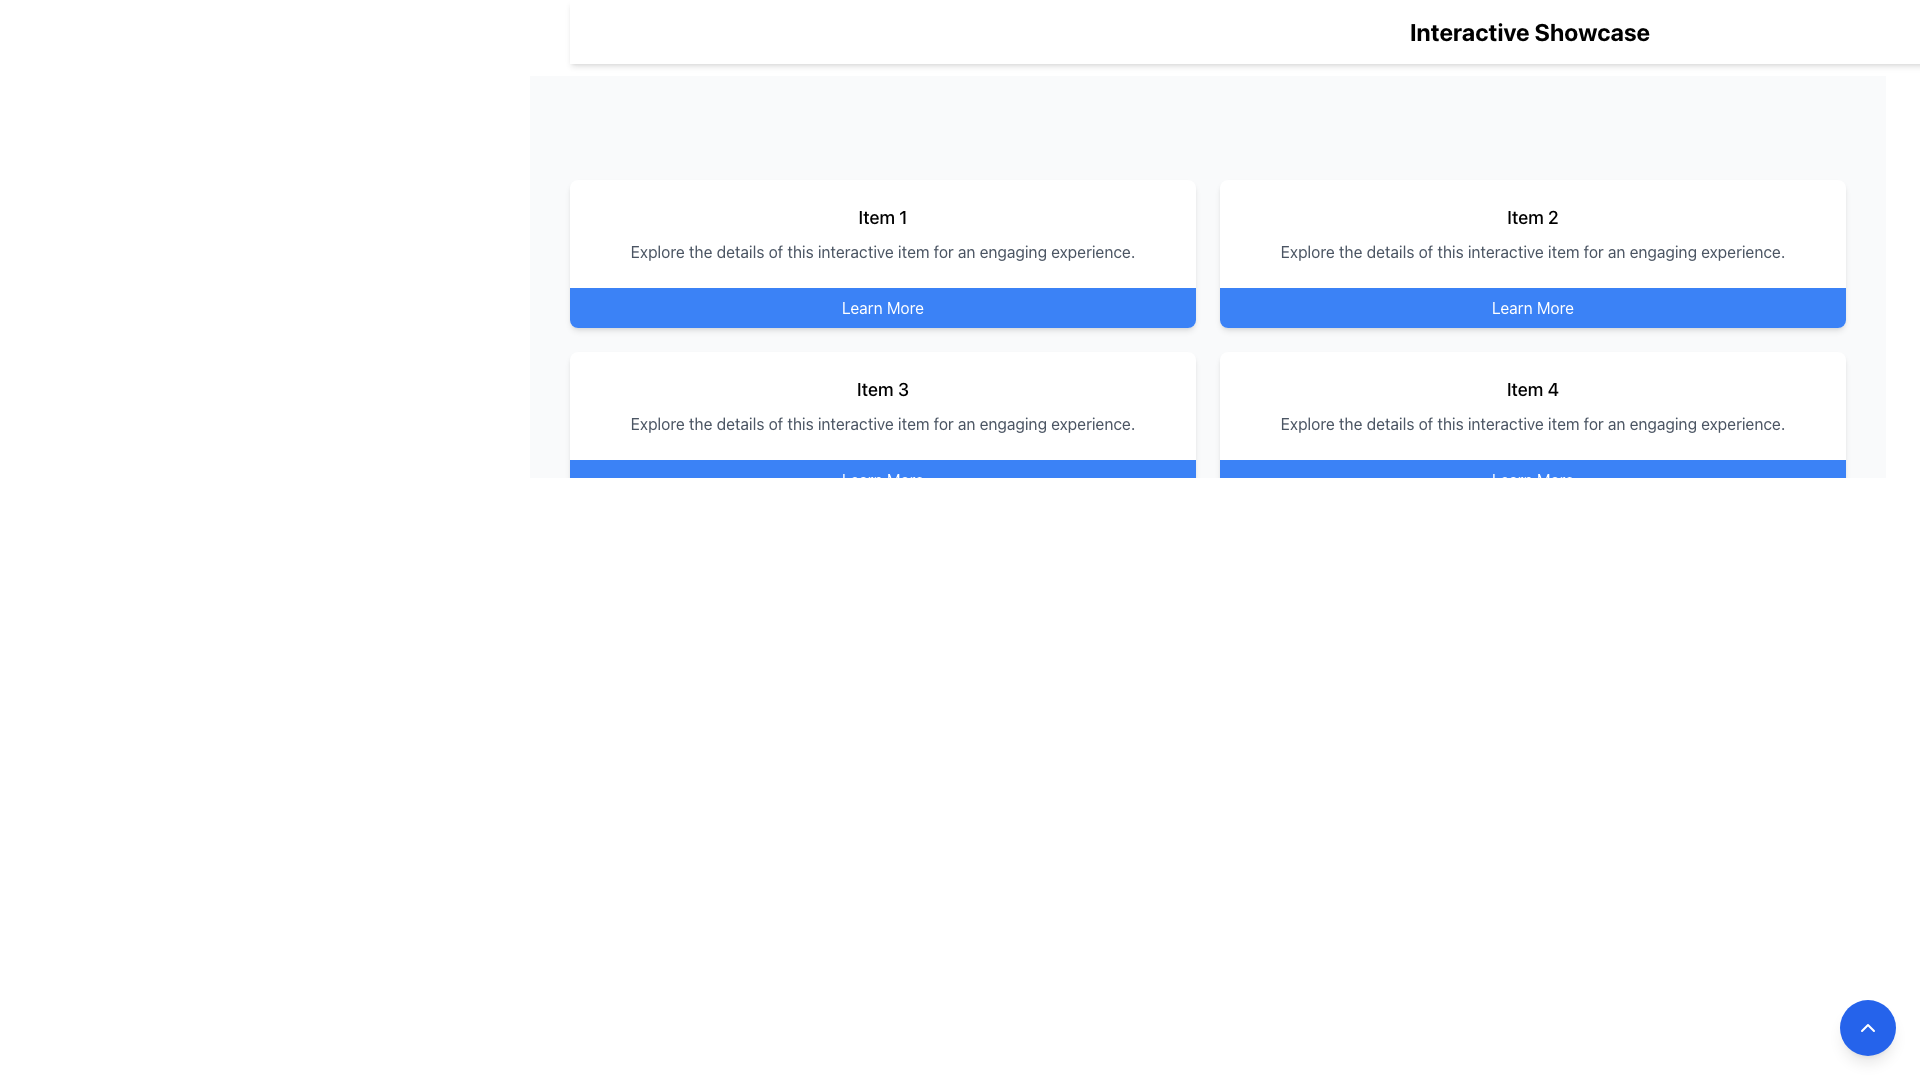  I want to click on information displayed on the Informational card located in the top right quadrant of the grid layout, which is the second card following 'Item 1', so click(1531, 233).